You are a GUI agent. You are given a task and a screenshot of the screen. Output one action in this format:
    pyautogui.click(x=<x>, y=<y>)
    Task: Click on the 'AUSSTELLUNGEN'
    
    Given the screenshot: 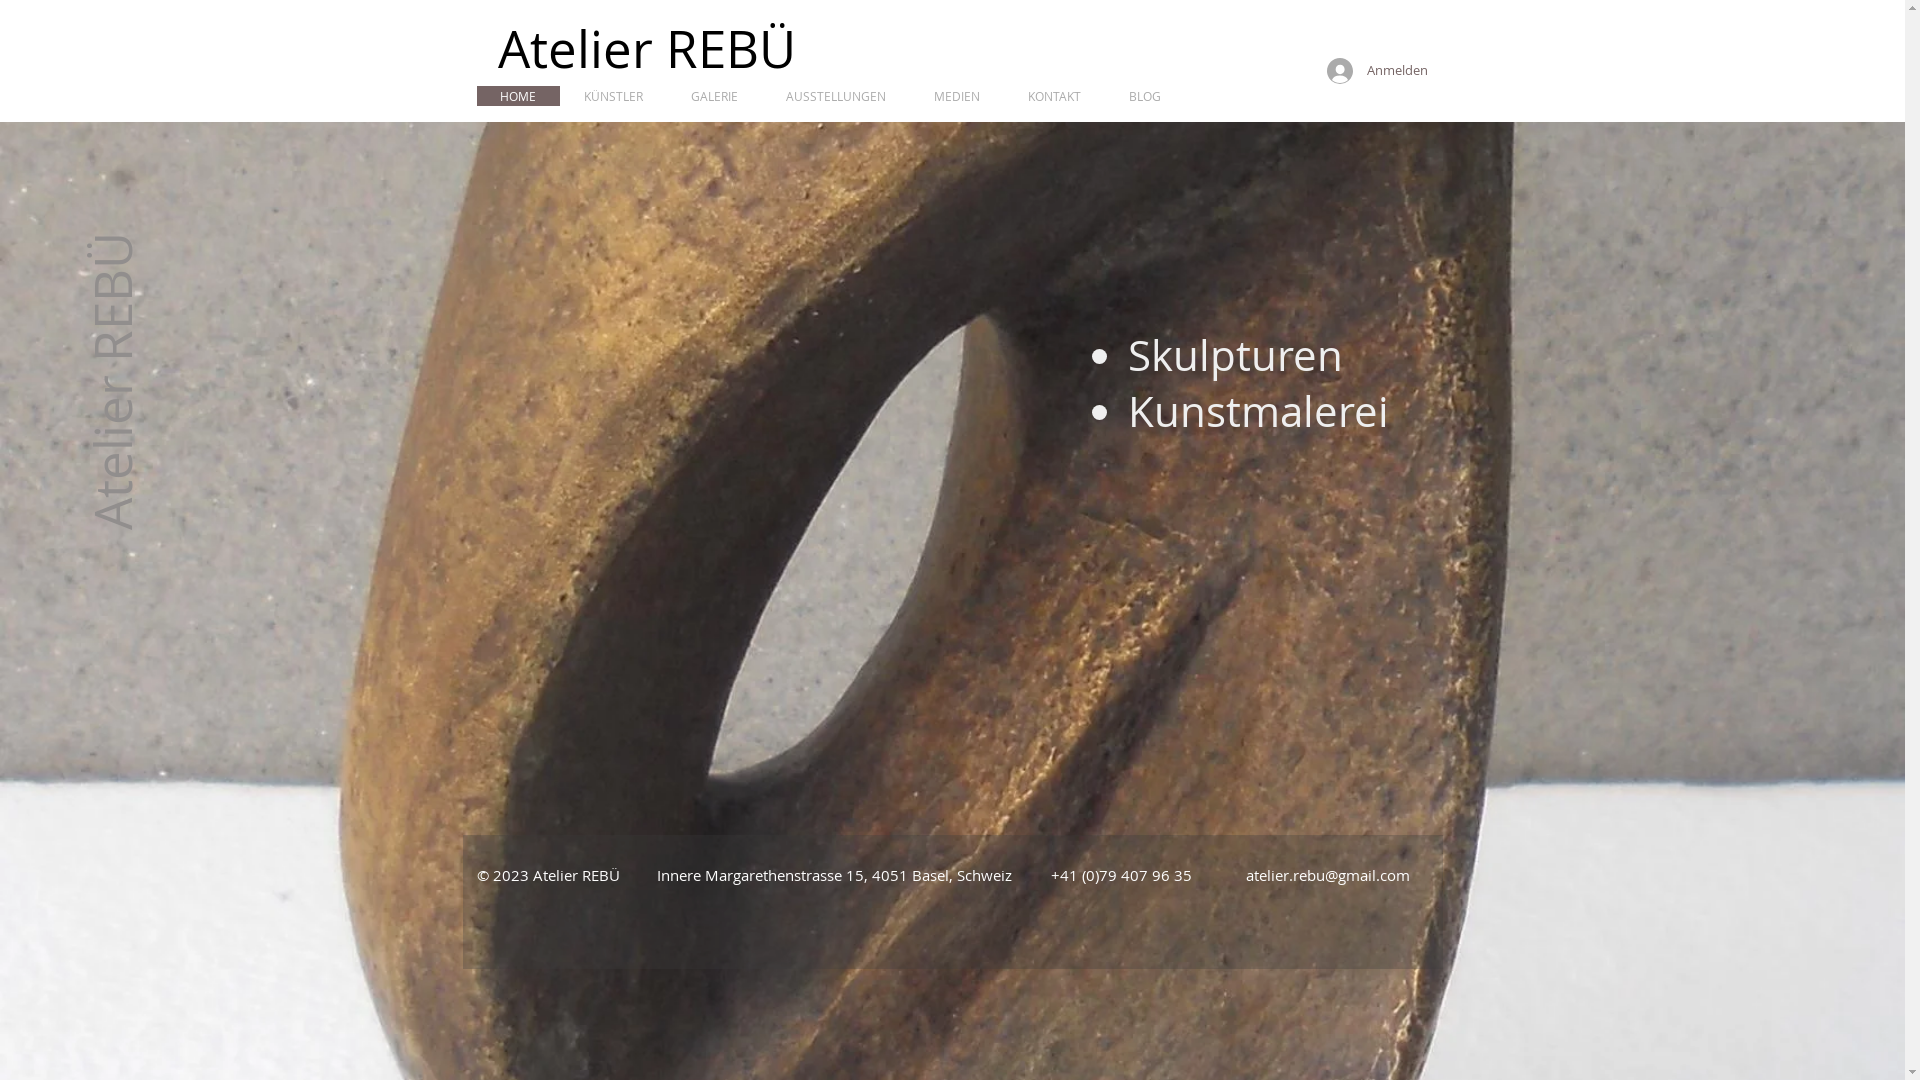 What is the action you would take?
    pyautogui.click(x=835, y=96)
    